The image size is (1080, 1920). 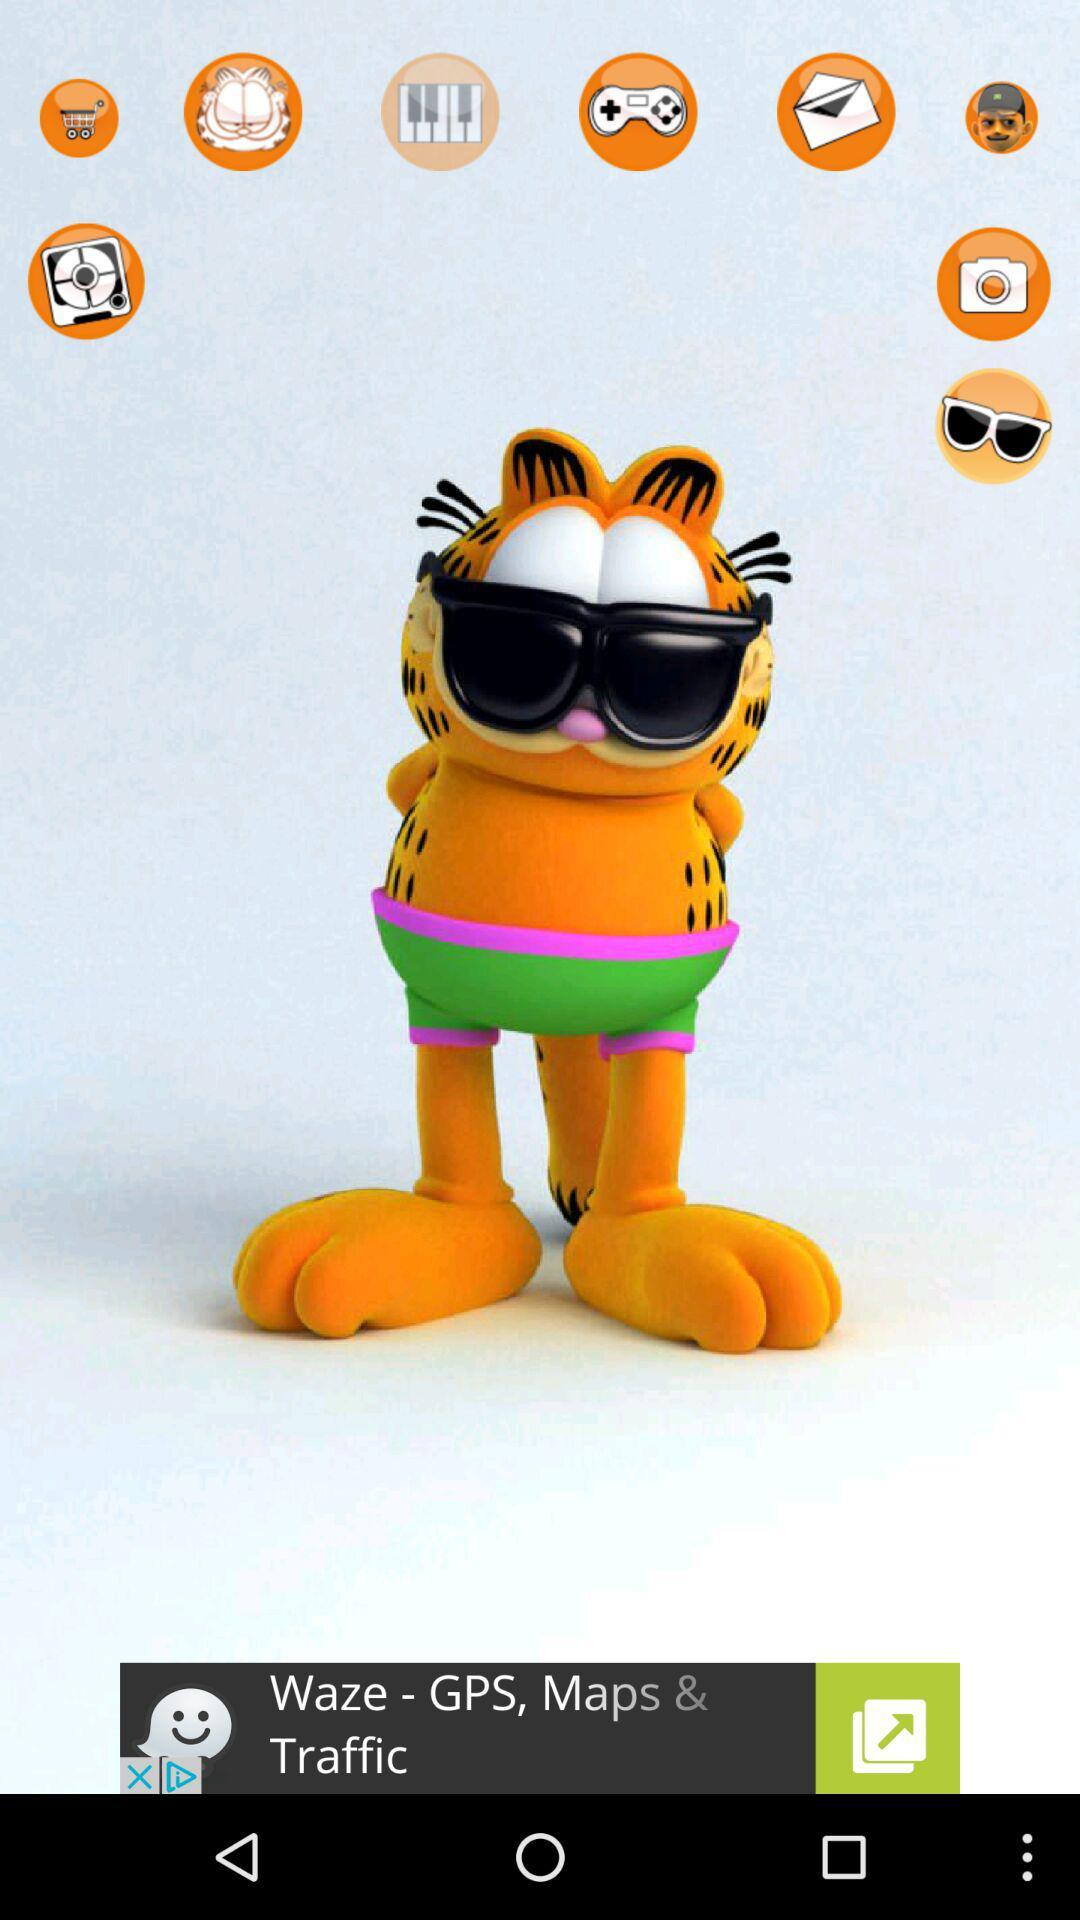 What do you see at coordinates (993, 301) in the screenshot?
I see `the photo icon` at bounding box center [993, 301].